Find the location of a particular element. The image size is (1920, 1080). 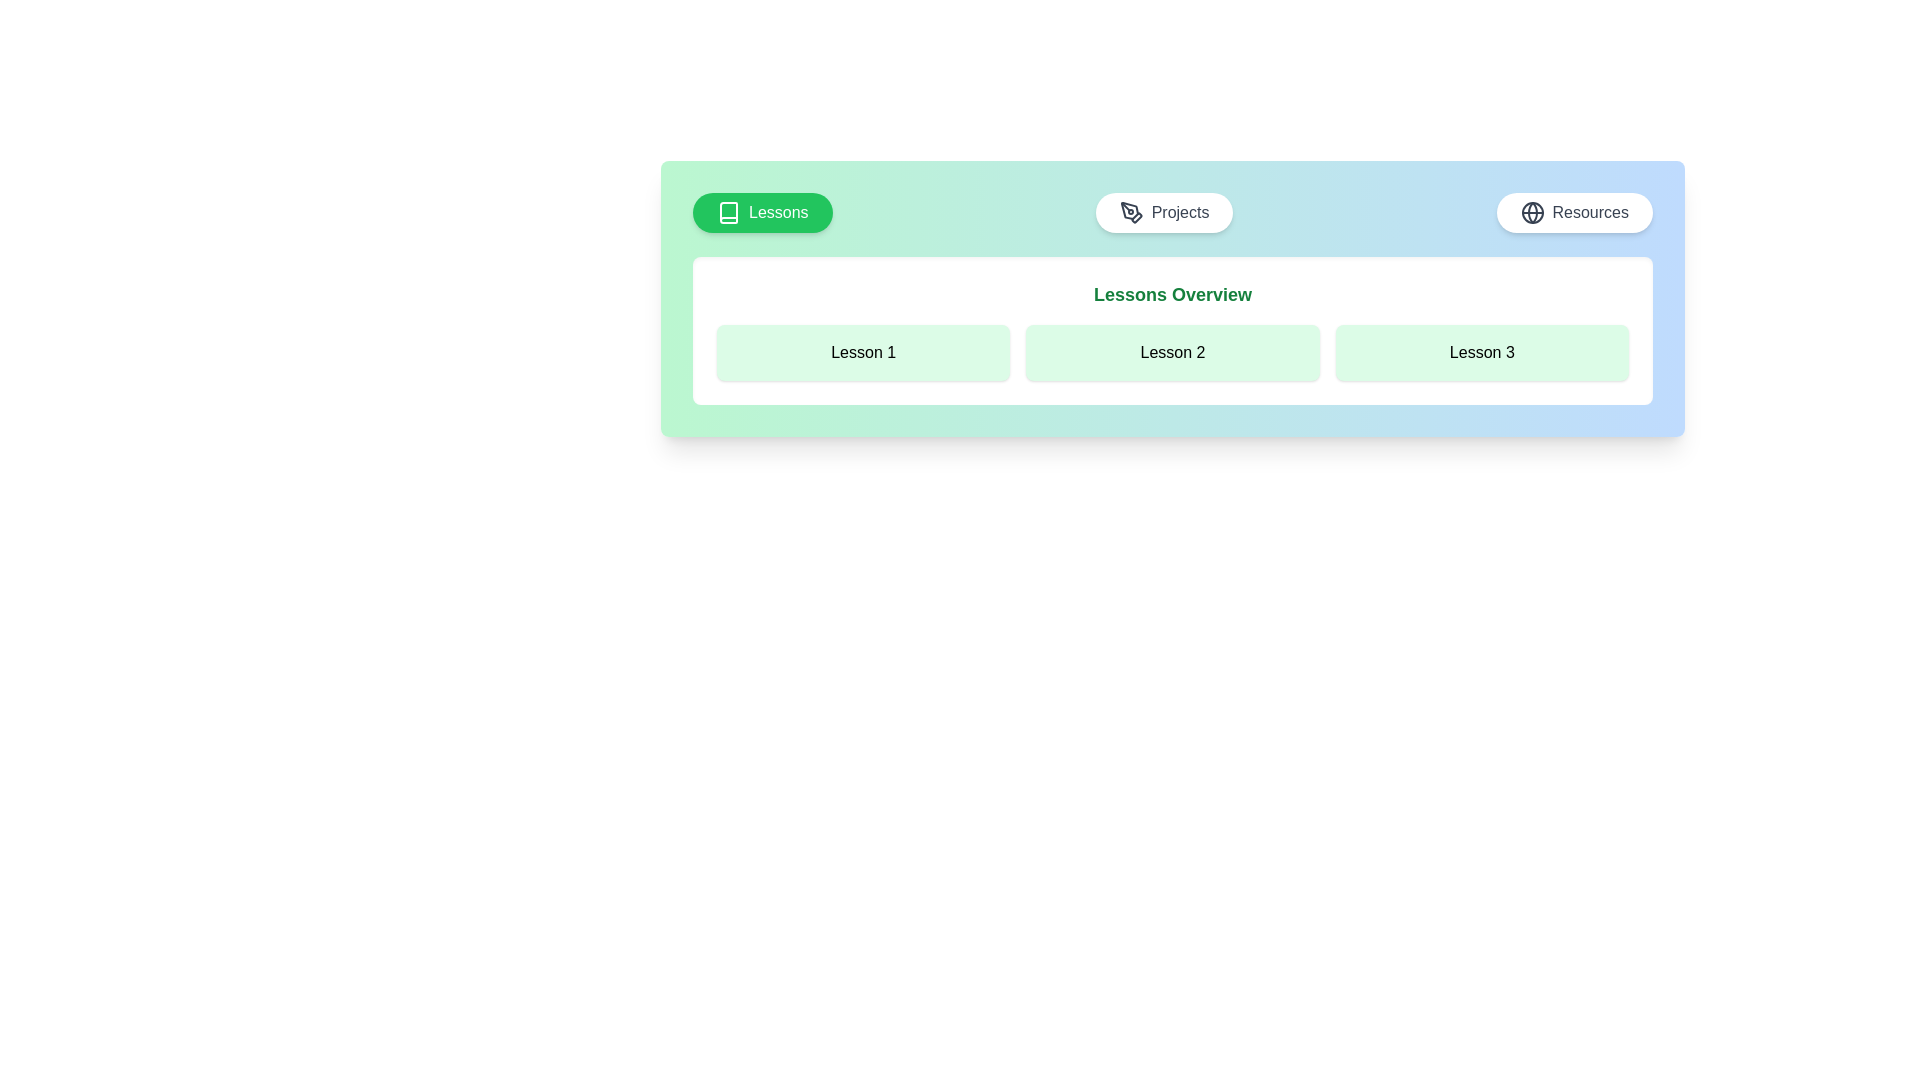

the central circle of the SVG globe icon by clicking on it, as it is interactive is located at coordinates (1531, 212).